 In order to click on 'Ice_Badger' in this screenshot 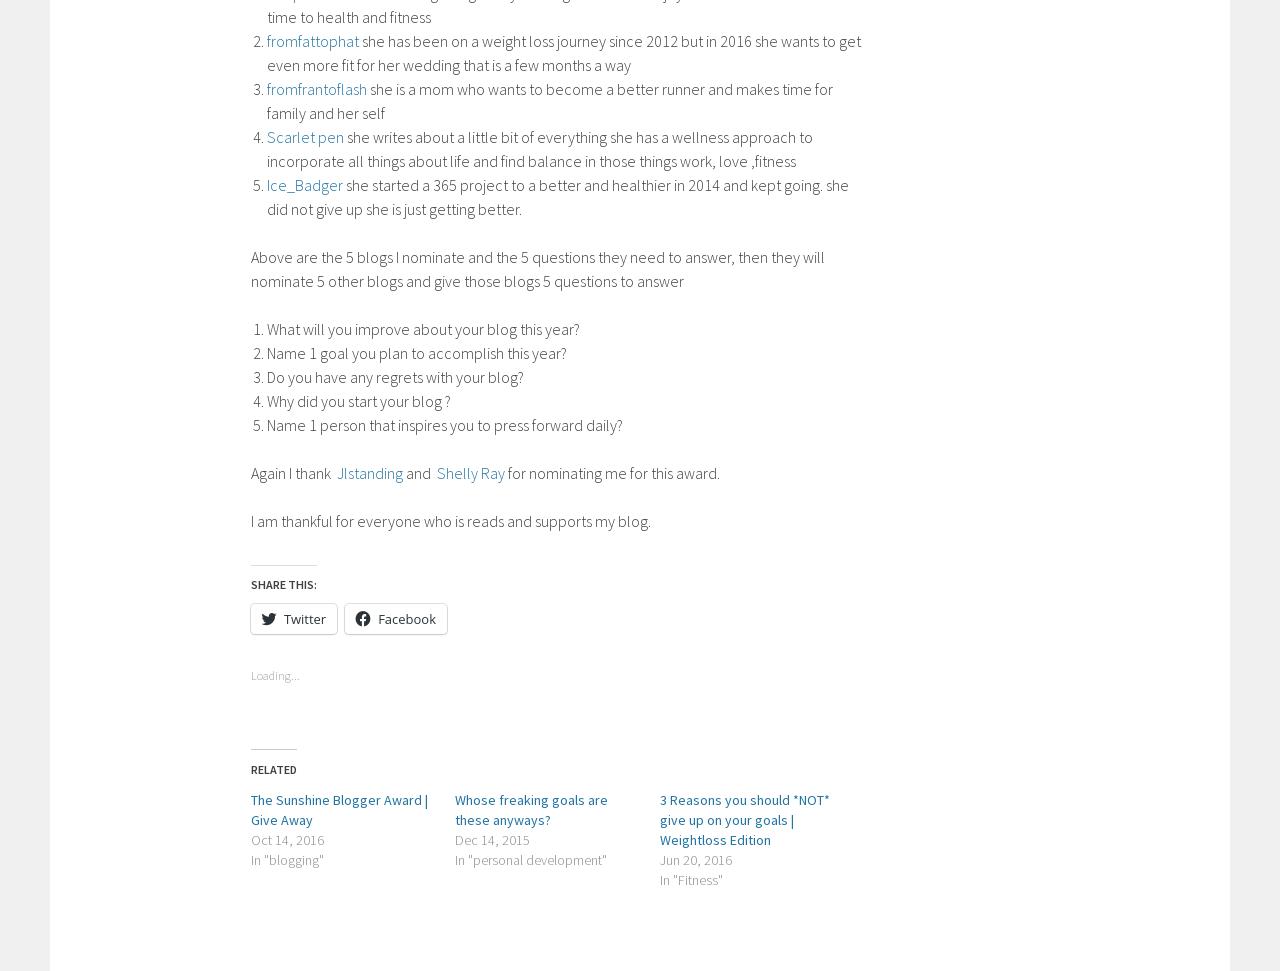, I will do `click(304, 183)`.